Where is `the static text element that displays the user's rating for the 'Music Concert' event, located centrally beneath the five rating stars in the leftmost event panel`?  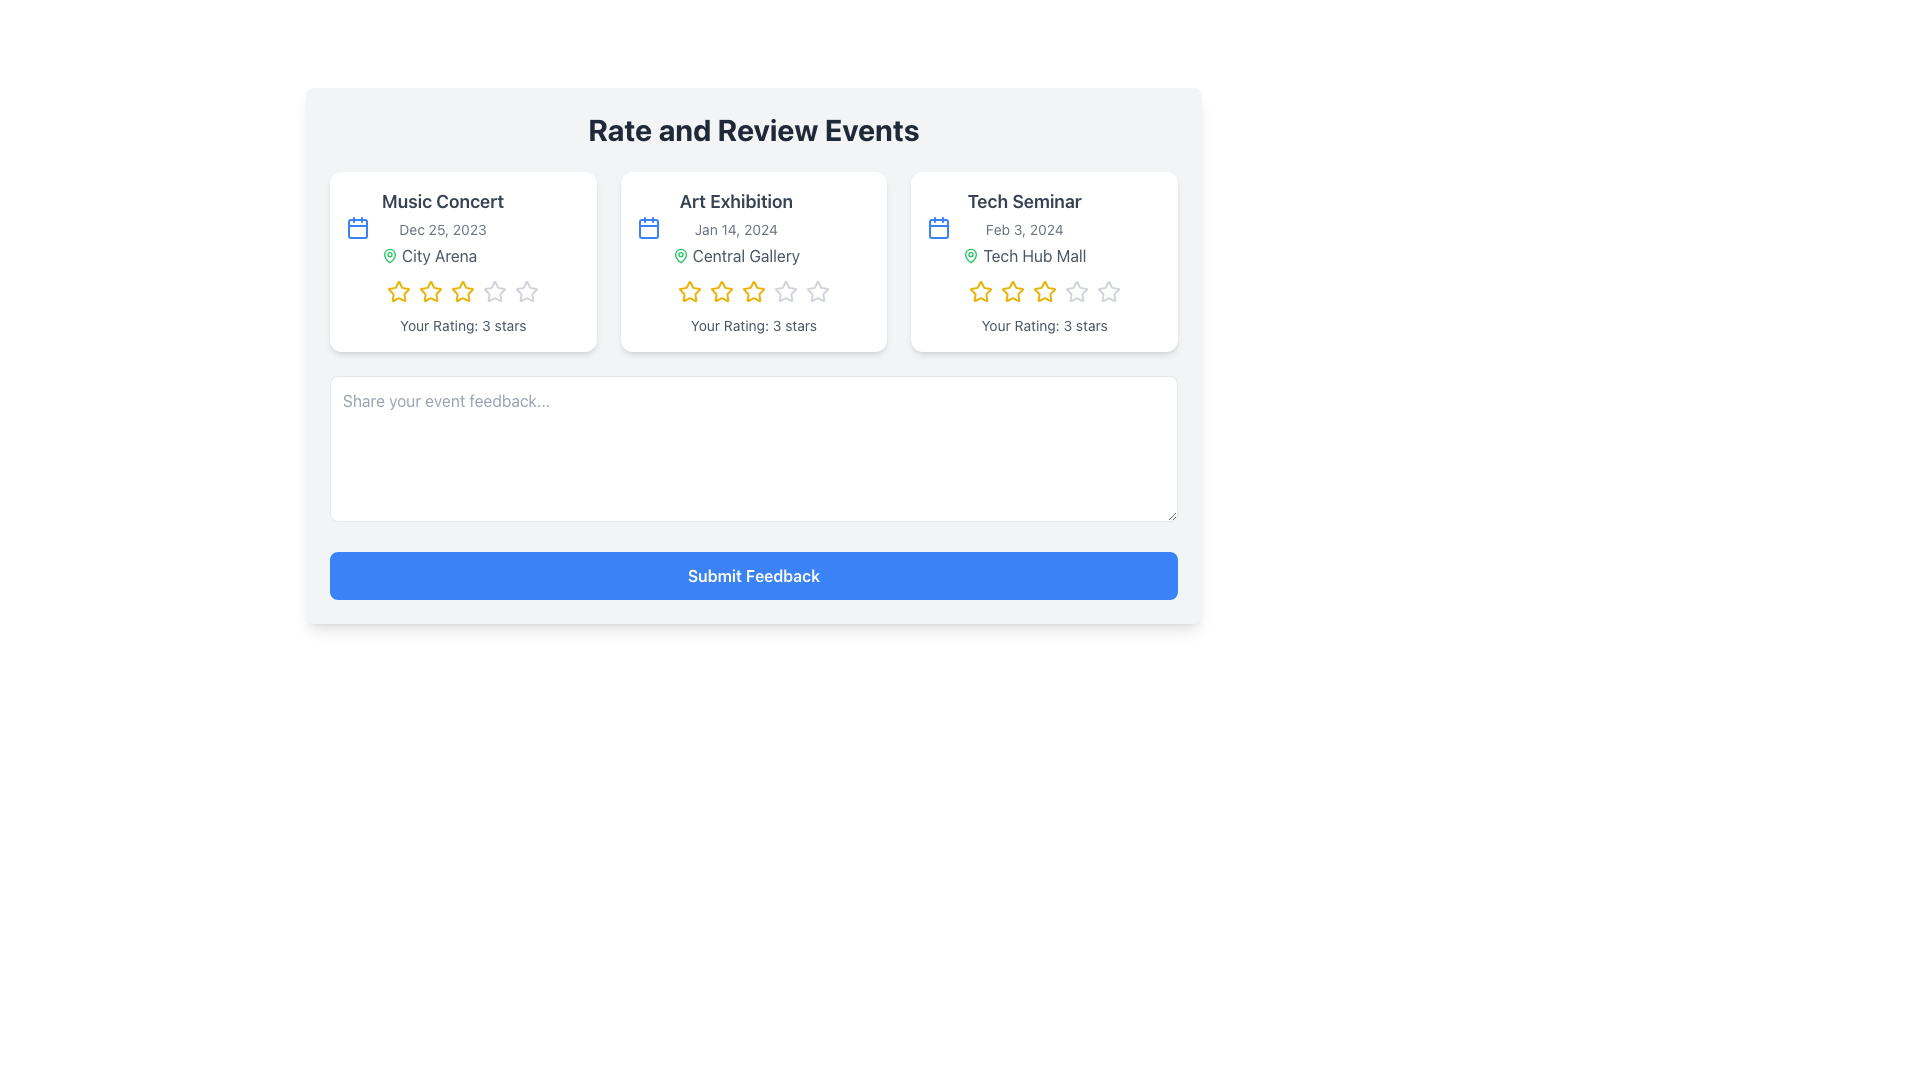 the static text element that displays the user's rating for the 'Music Concert' event, located centrally beneath the five rating stars in the leftmost event panel is located at coordinates (462, 325).